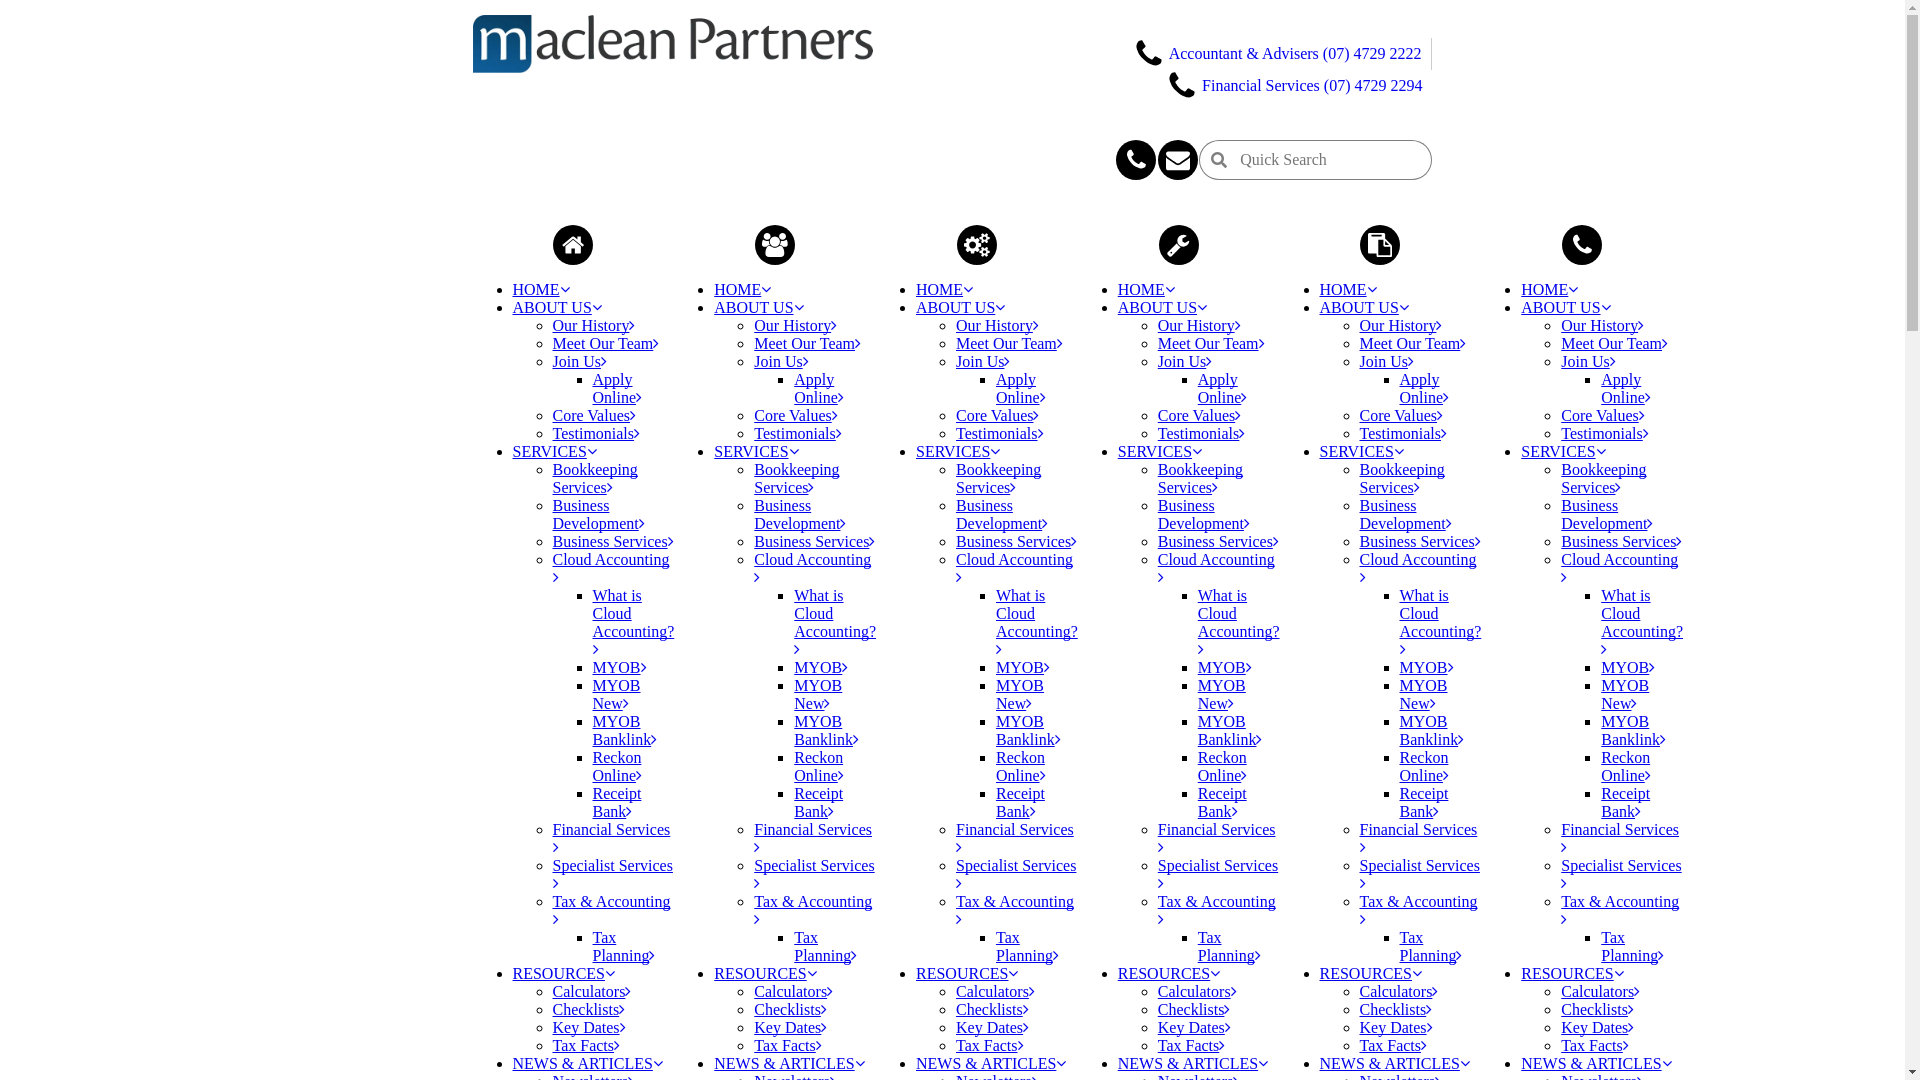  I want to click on 'Calculators', so click(995, 991).